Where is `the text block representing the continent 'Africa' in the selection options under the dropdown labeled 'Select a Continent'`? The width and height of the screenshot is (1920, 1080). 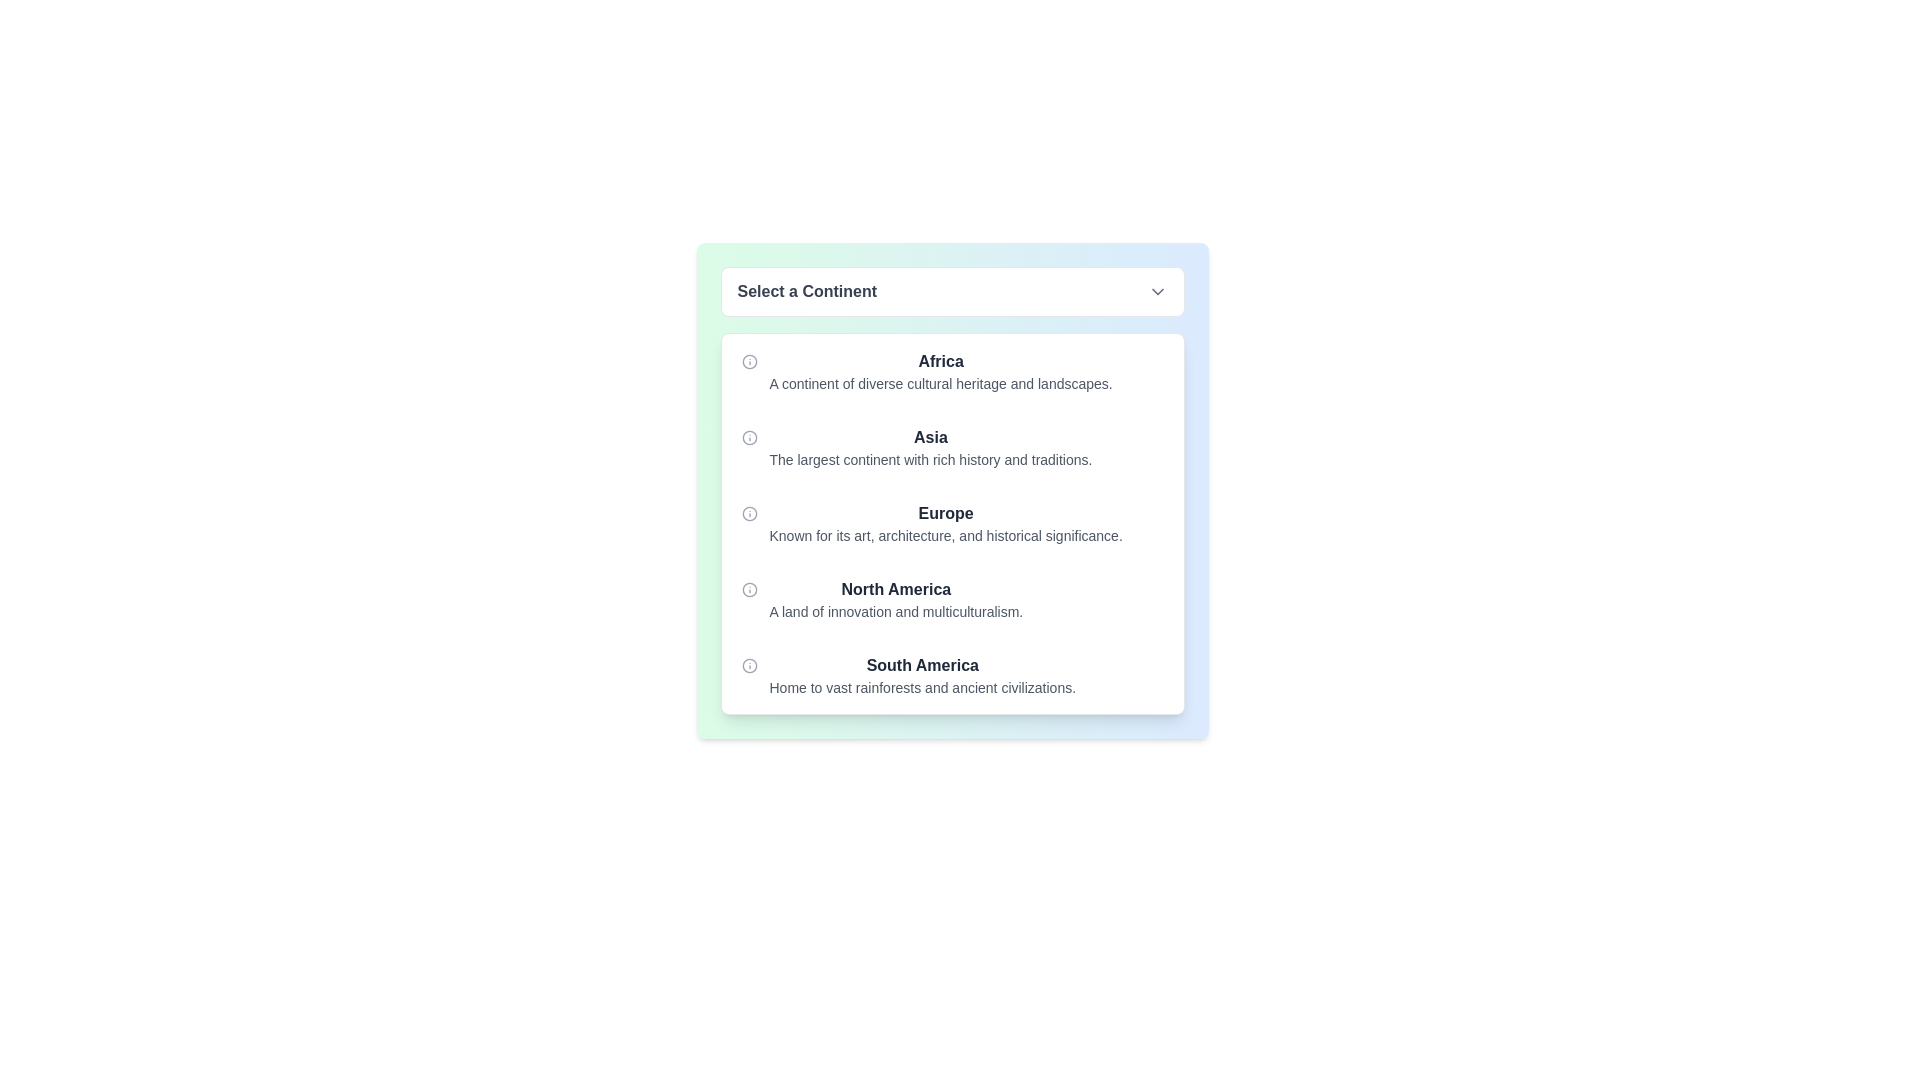 the text block representing the continent 'Africa' in the selection options under the dropdown labeled 'Select a Continent' is located at coordinates (940, 371).